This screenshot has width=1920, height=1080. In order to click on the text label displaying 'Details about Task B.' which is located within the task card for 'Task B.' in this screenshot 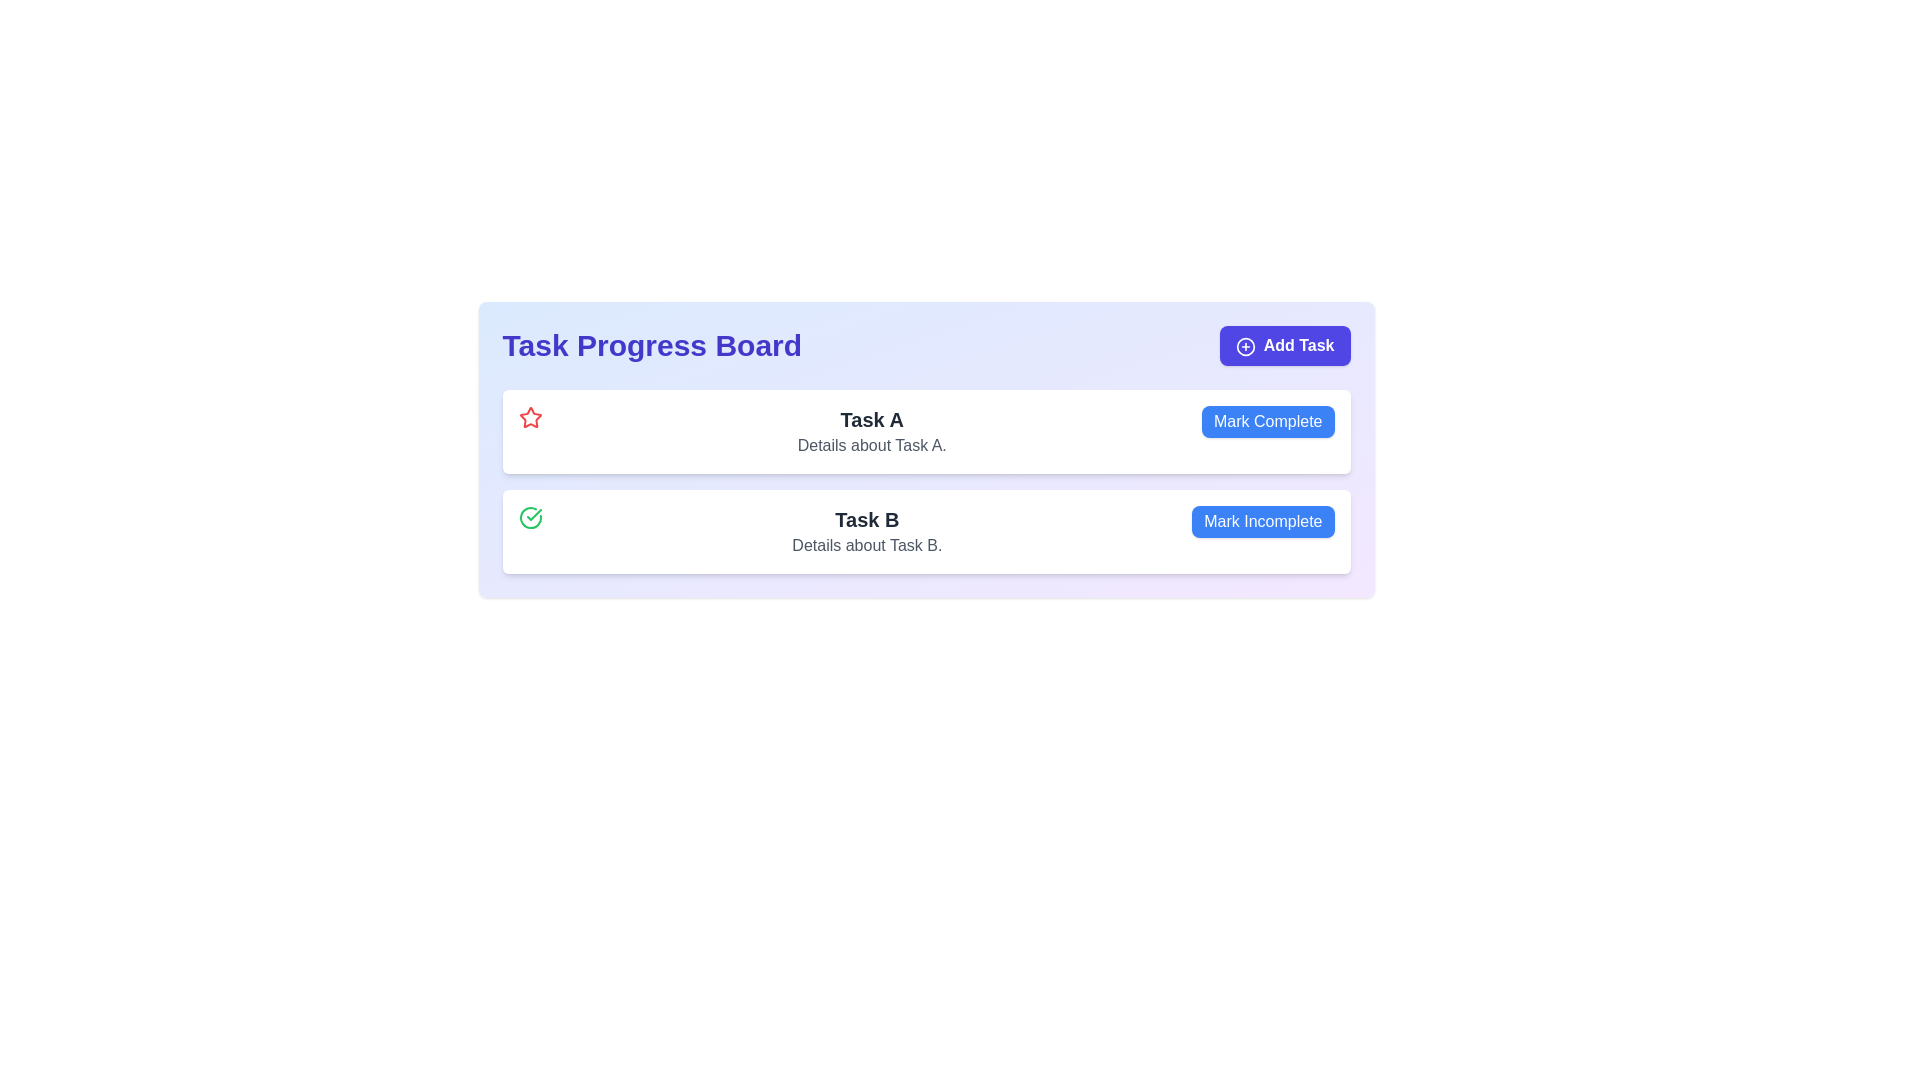, I will do `click(867, 546)`.